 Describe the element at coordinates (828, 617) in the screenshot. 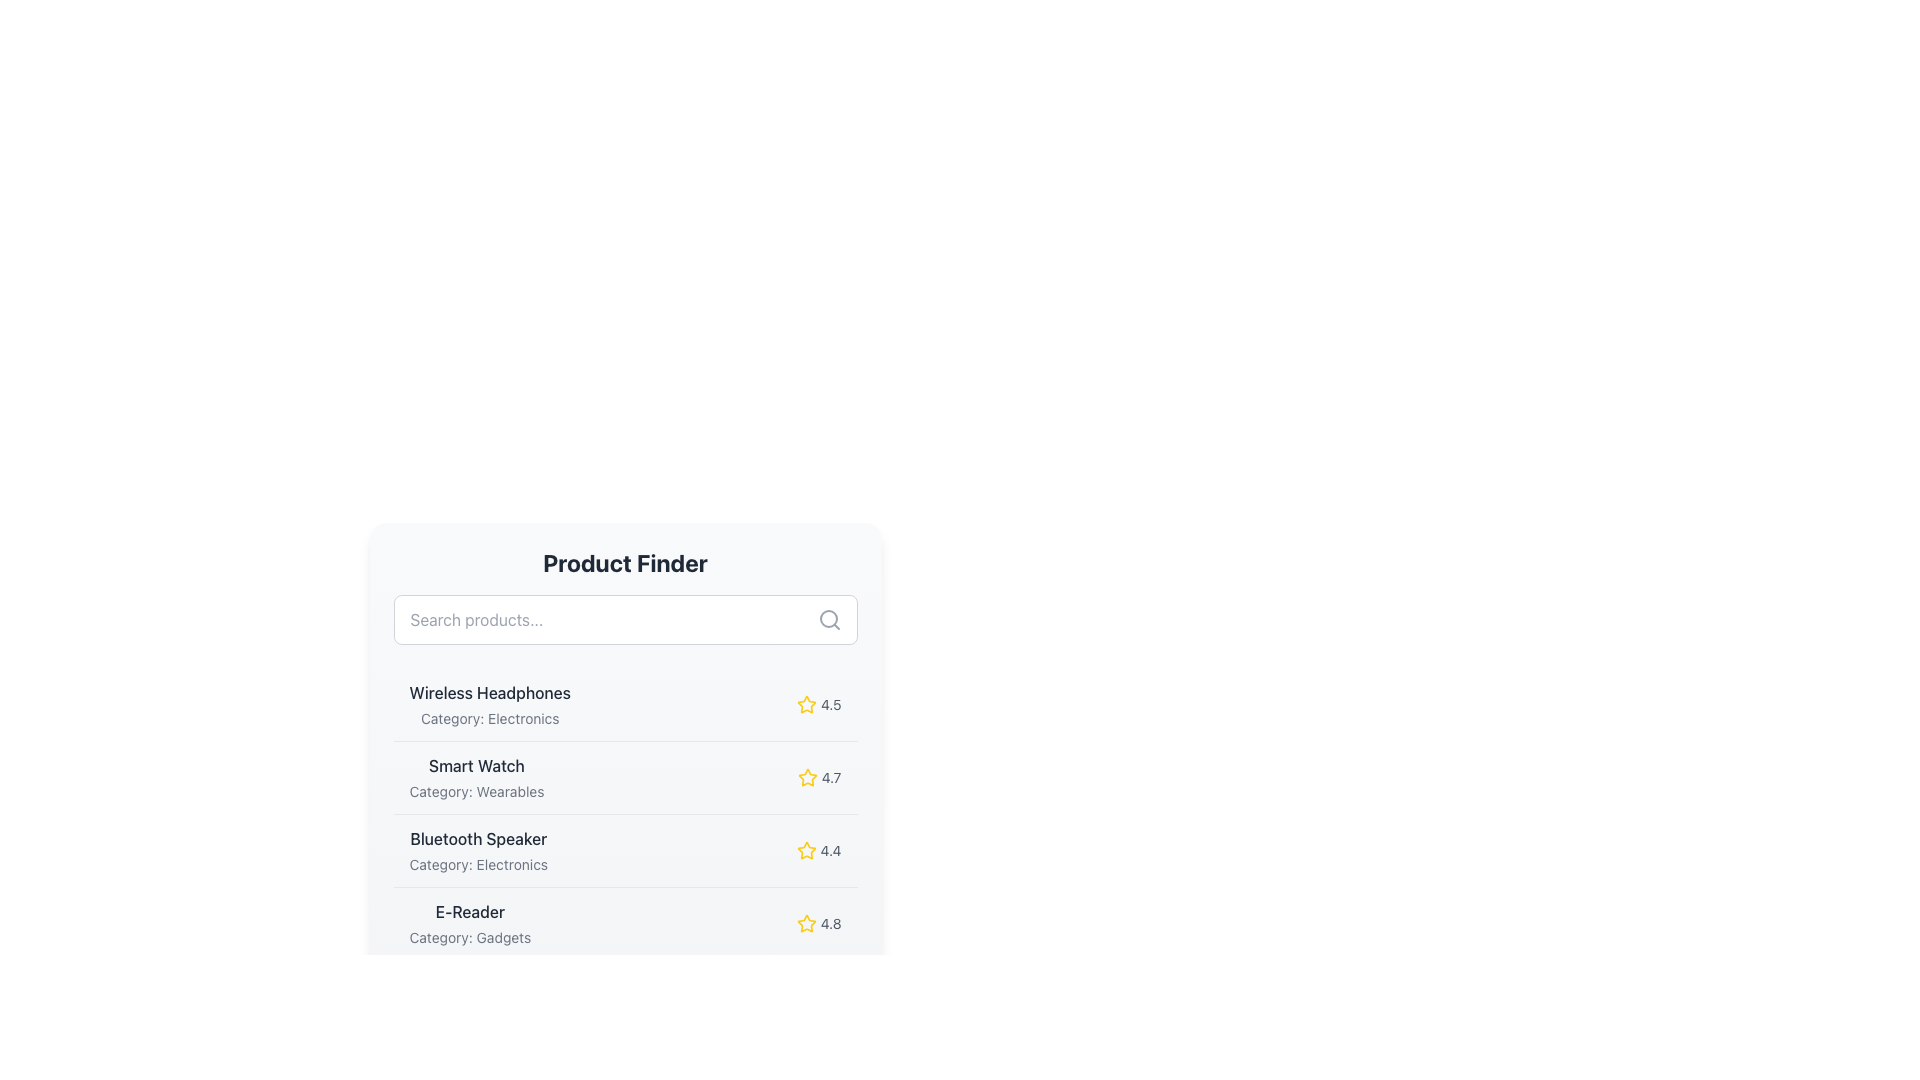

I see `the small circle representing the lens of the magnifying glass icon, located near the top-right region of the search bar` at that location.